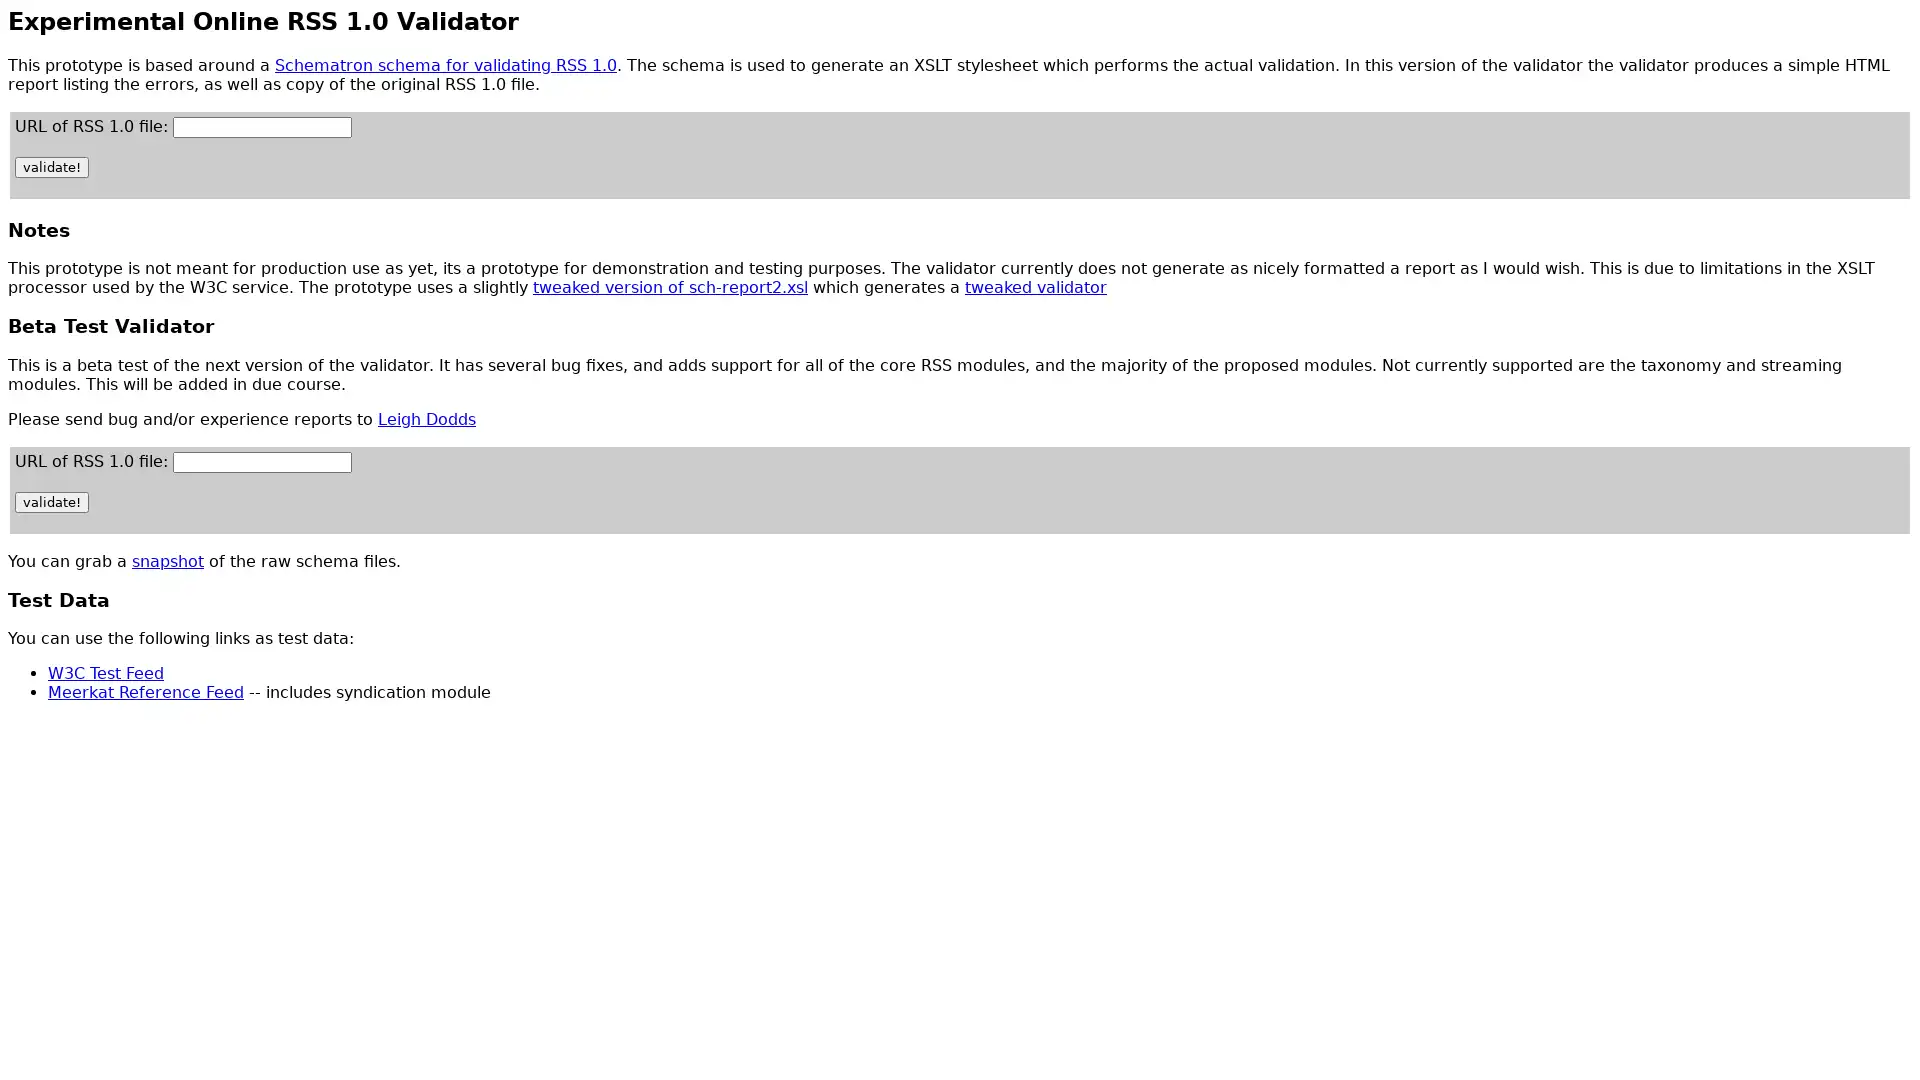  I want to click on validate!, so click(52, 500).